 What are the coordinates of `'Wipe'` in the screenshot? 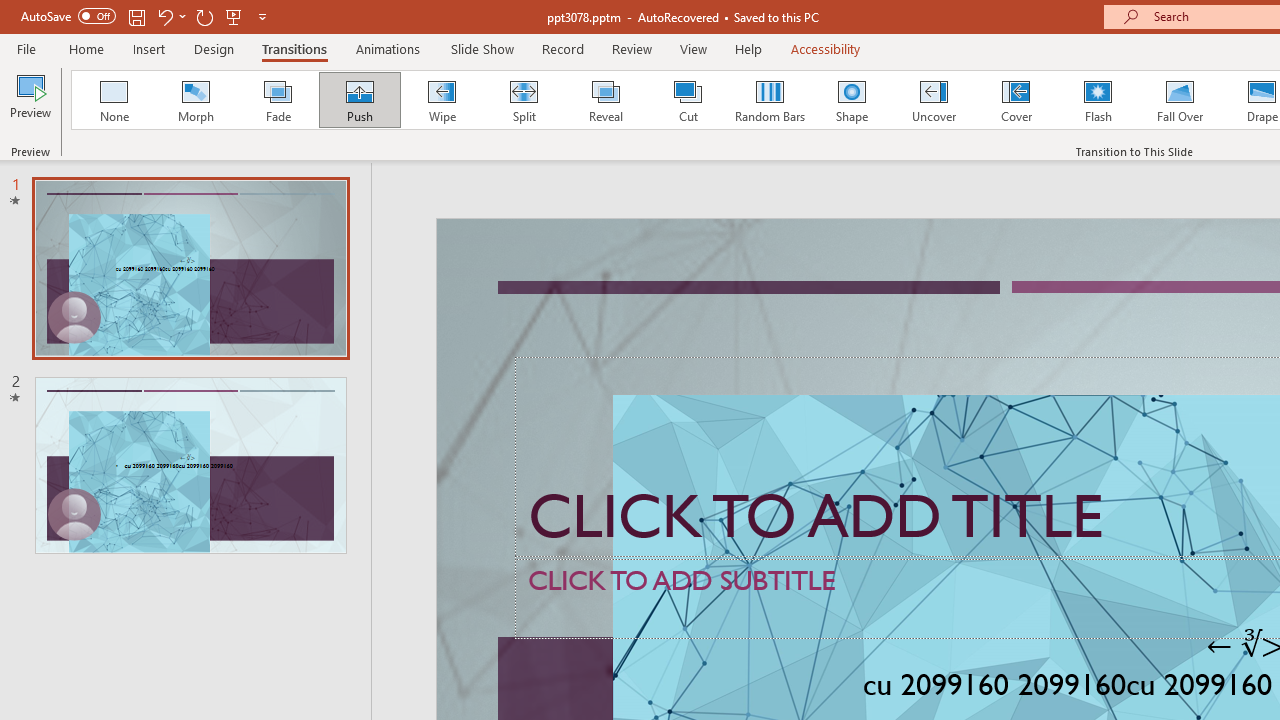 It's located at (440, 100).